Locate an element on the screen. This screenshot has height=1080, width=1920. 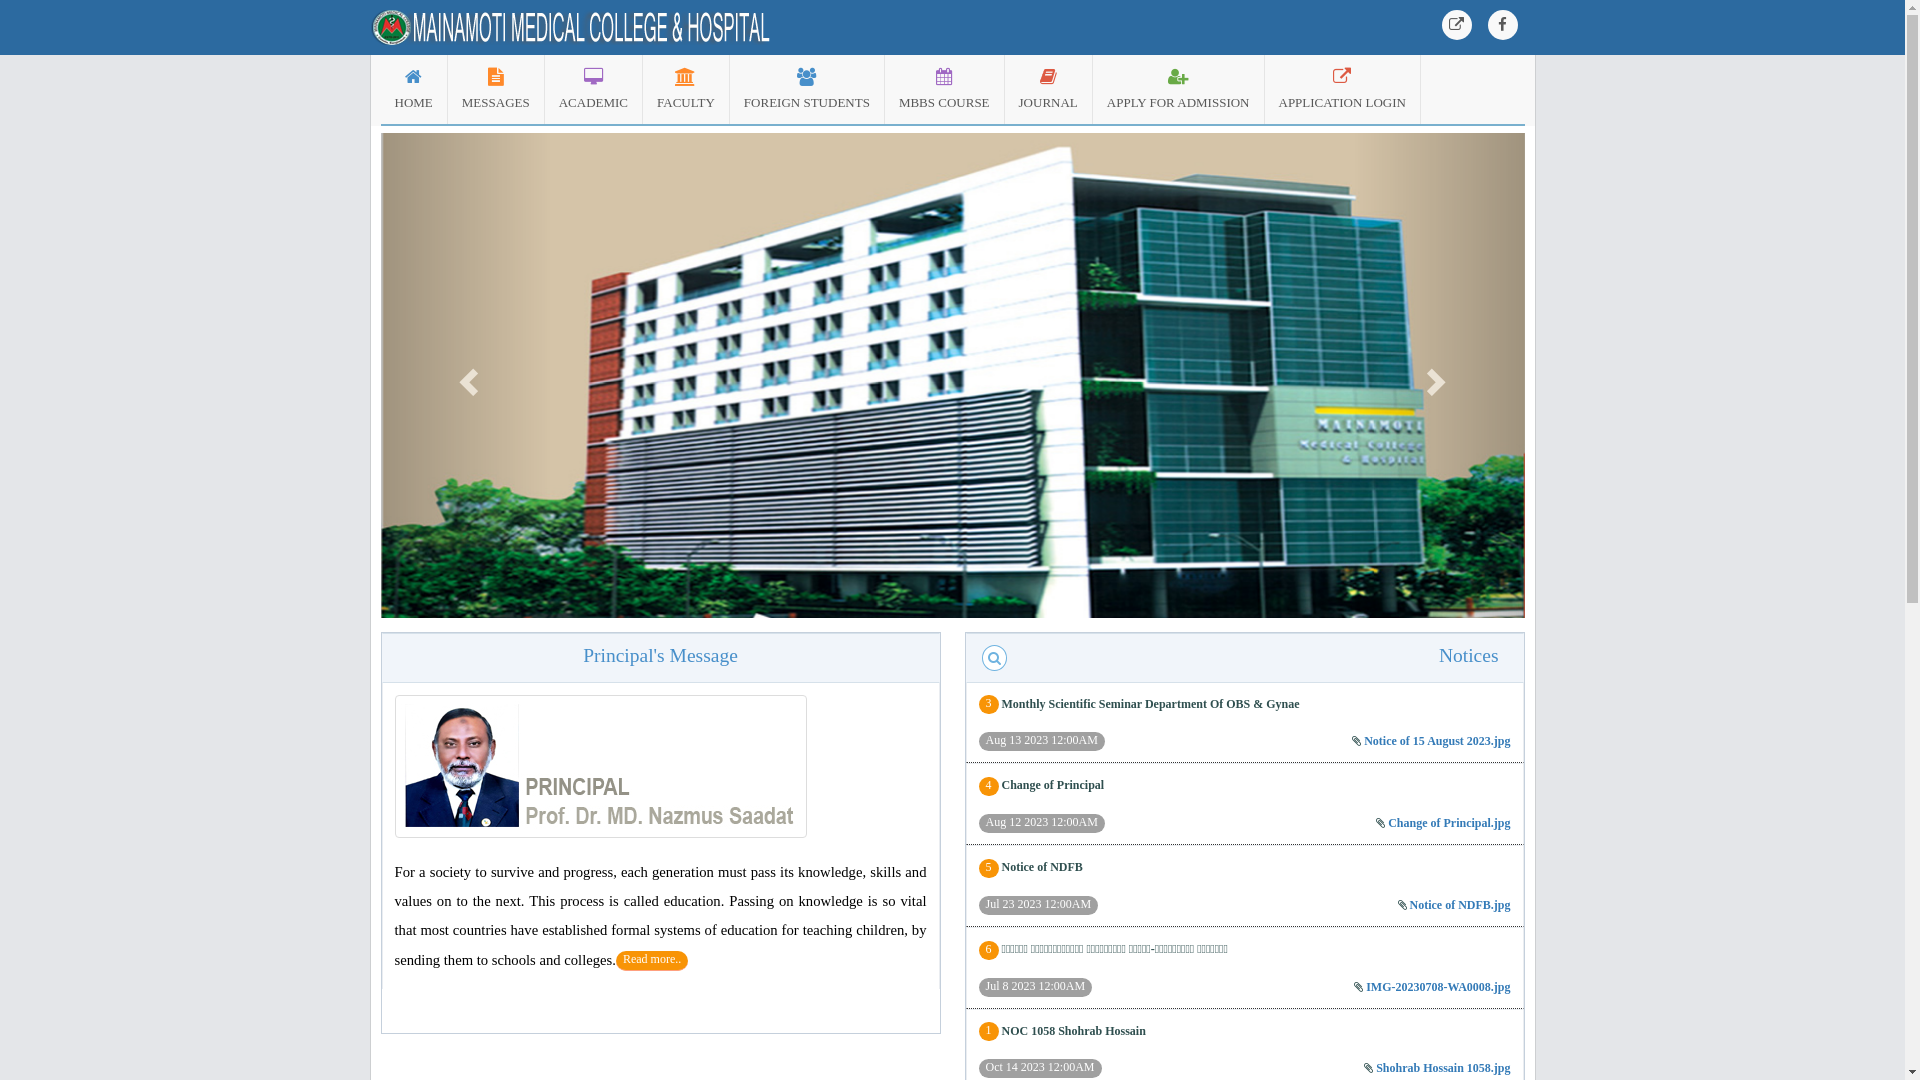
'MESSAGES' is located at coordinates (495, 88).